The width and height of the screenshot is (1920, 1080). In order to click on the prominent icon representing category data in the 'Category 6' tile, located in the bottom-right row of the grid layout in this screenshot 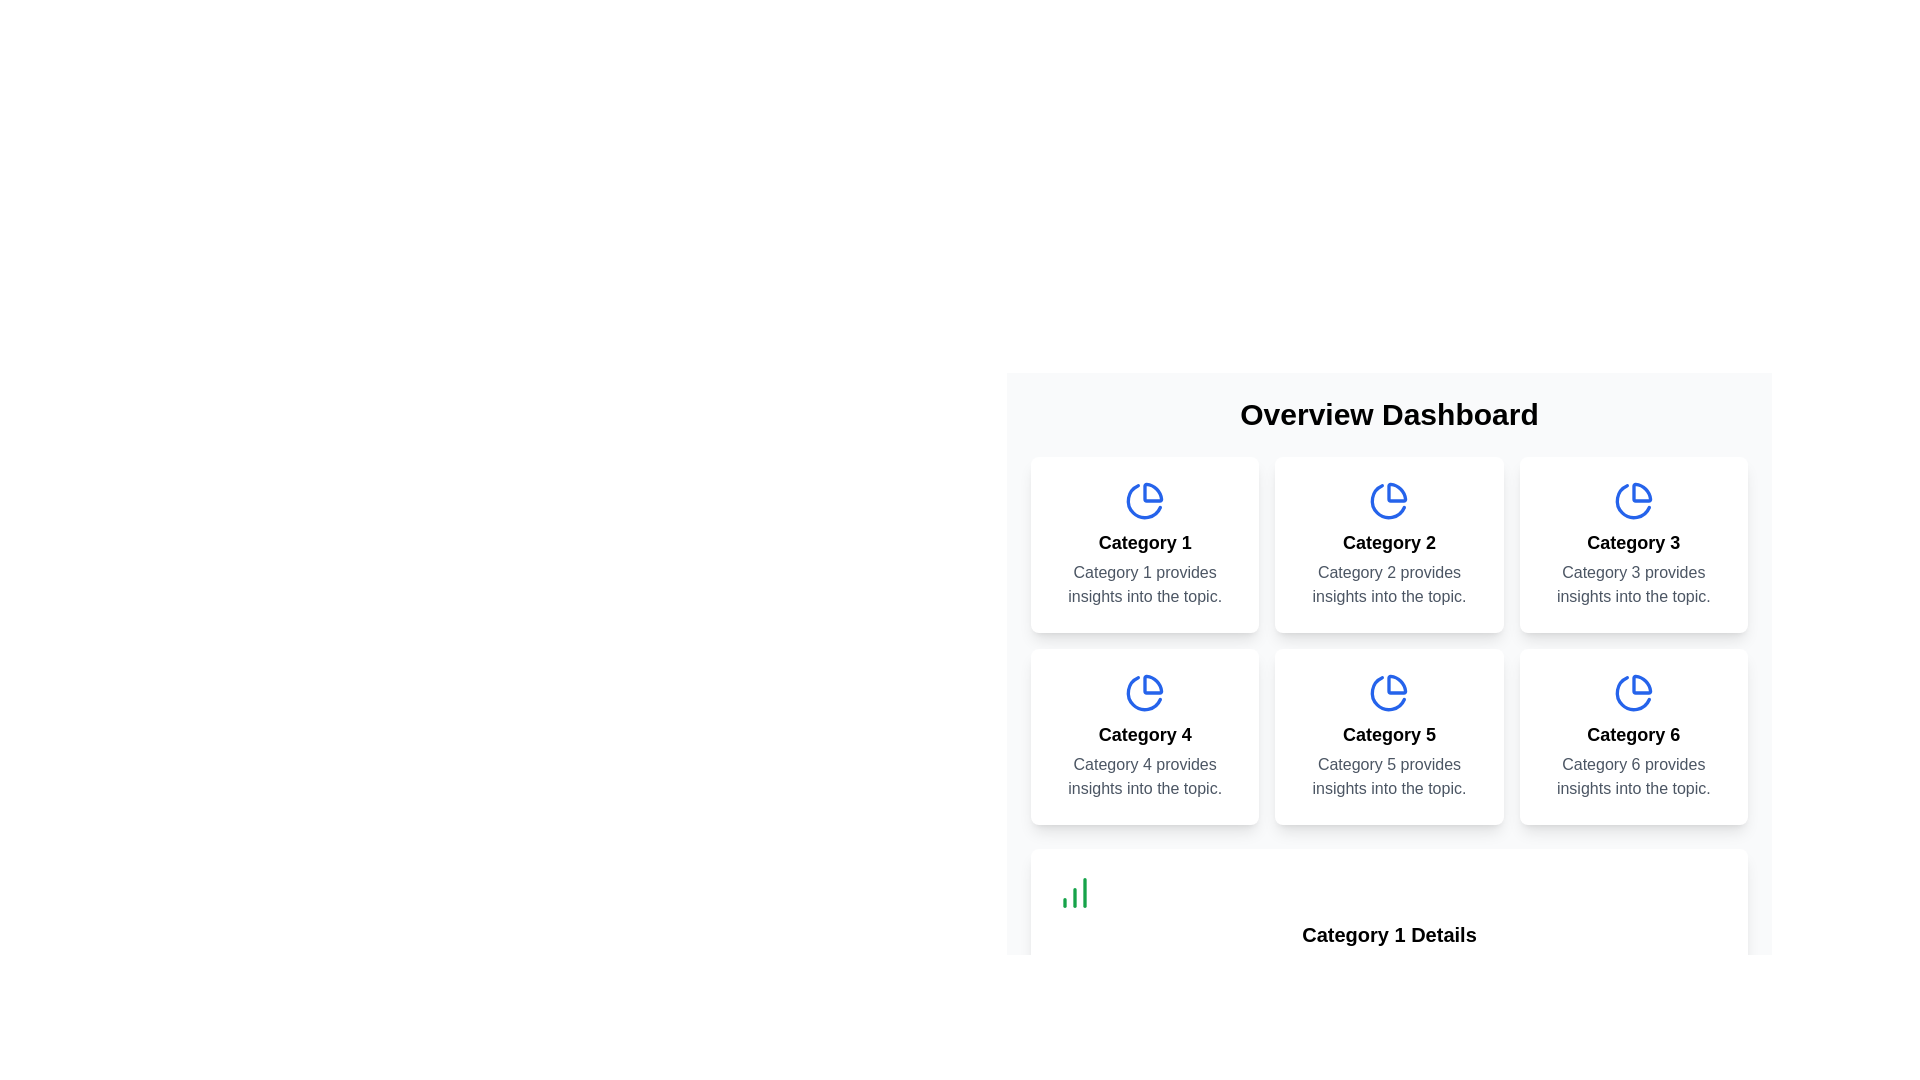, I will do `click(1633, 692)`.